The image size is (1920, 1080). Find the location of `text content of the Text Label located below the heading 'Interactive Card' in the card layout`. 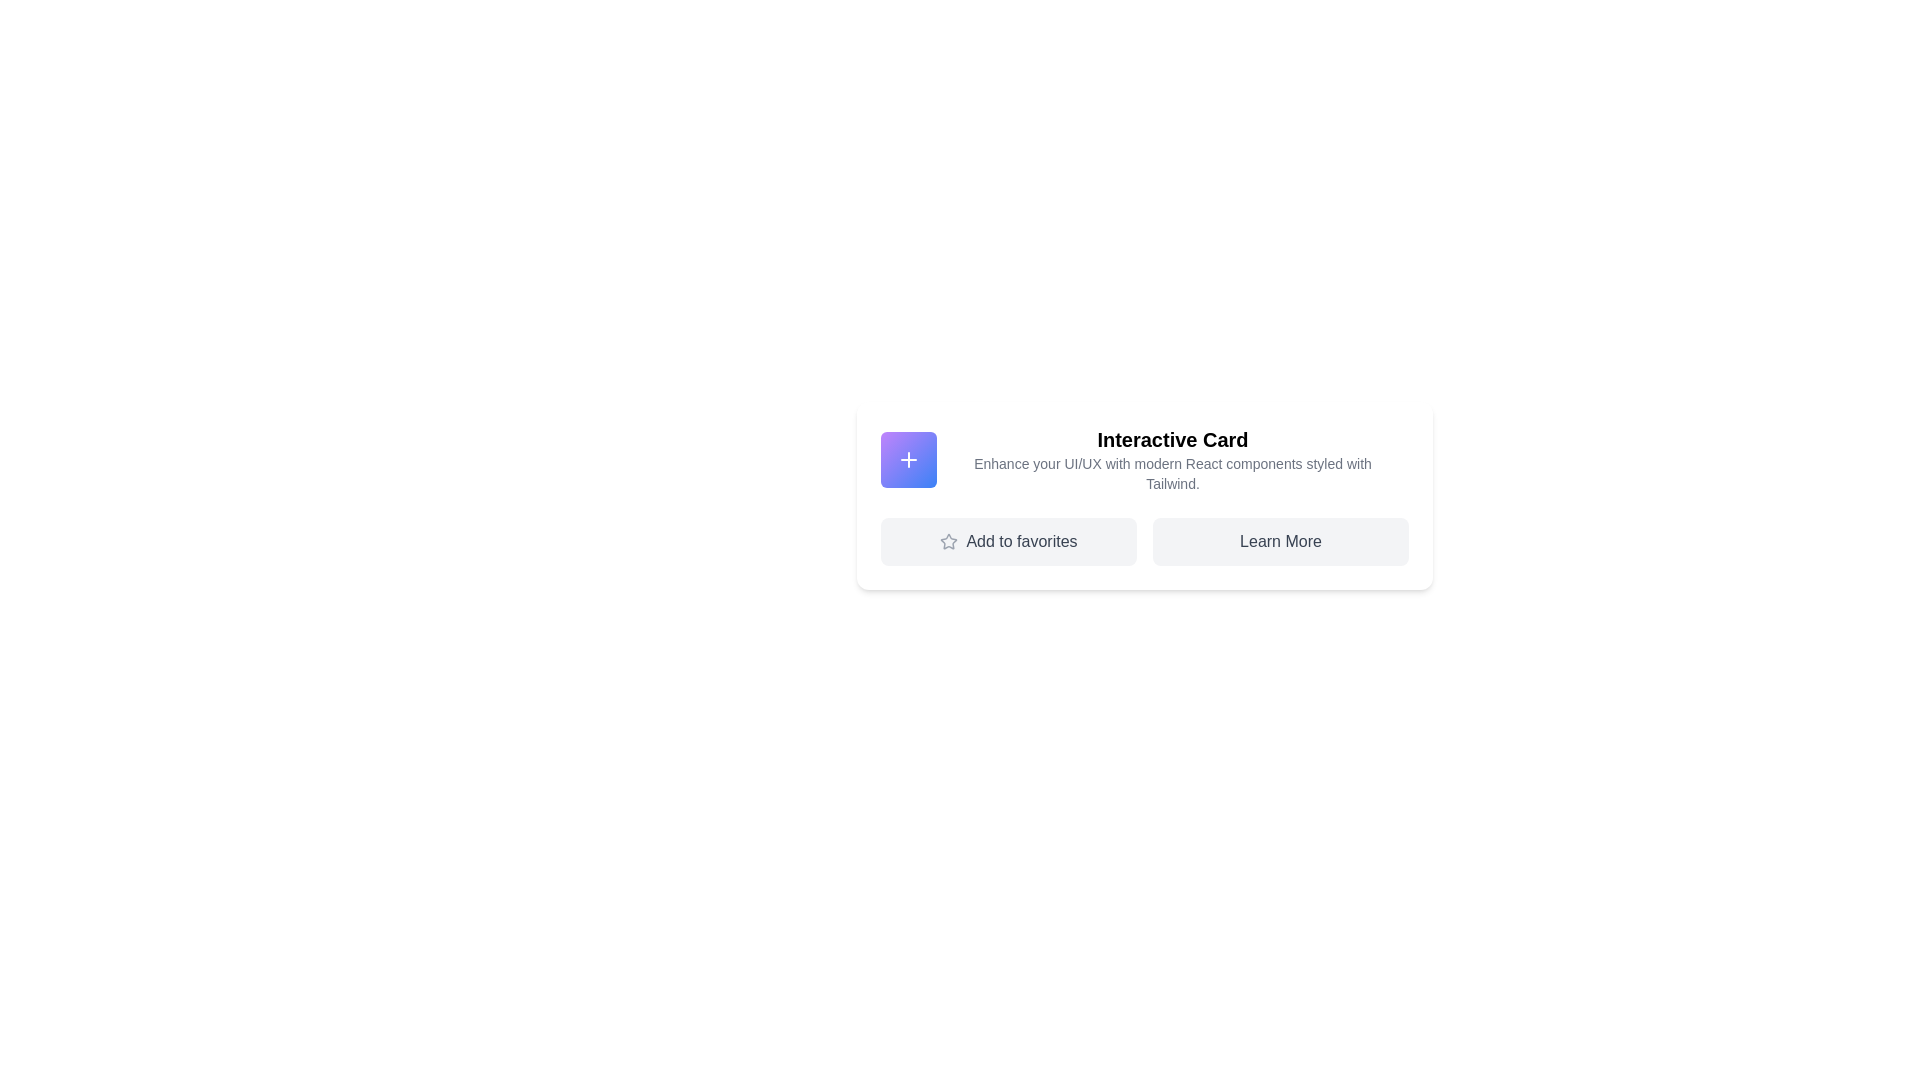

text content of the Text Label located below the heading 'Interactive Card' in the card layout is located at coordinates (1172, 474).